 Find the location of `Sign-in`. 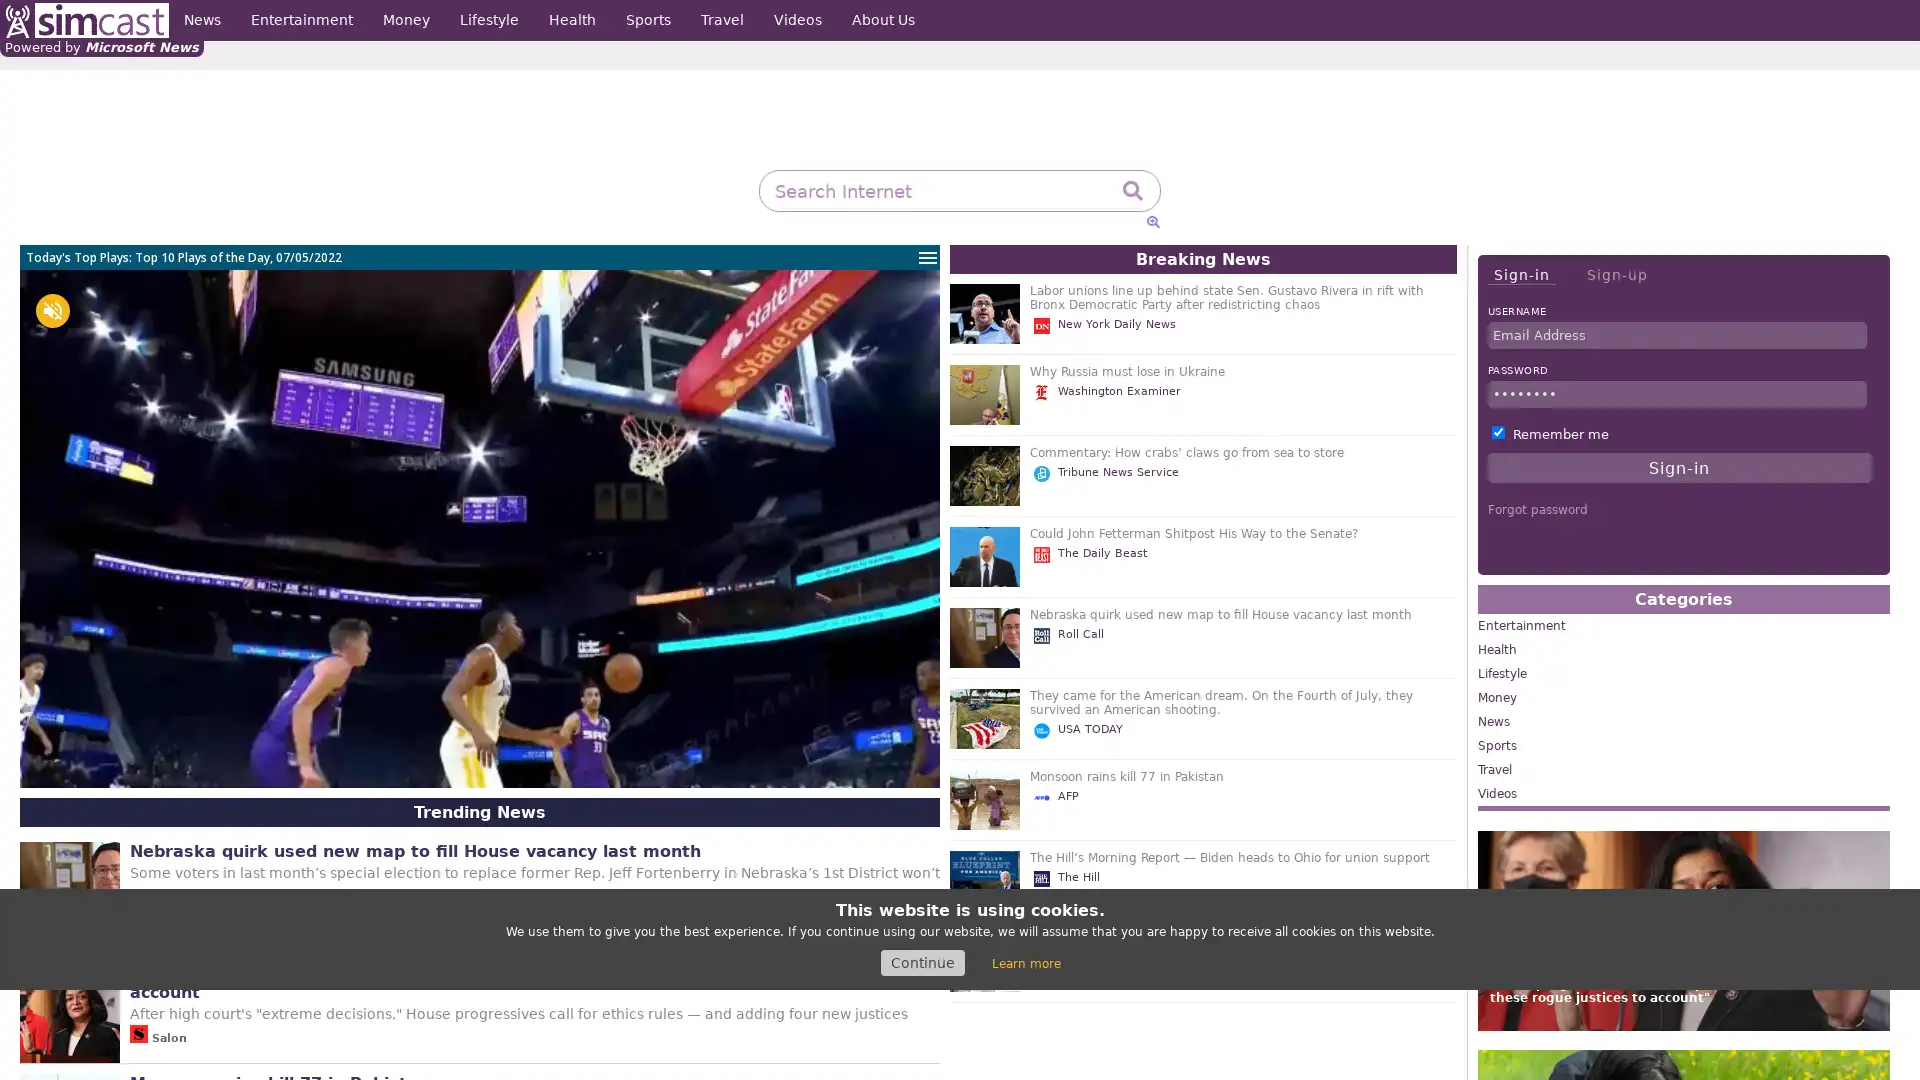

Sign-in is located at coordinates (1520, 275).